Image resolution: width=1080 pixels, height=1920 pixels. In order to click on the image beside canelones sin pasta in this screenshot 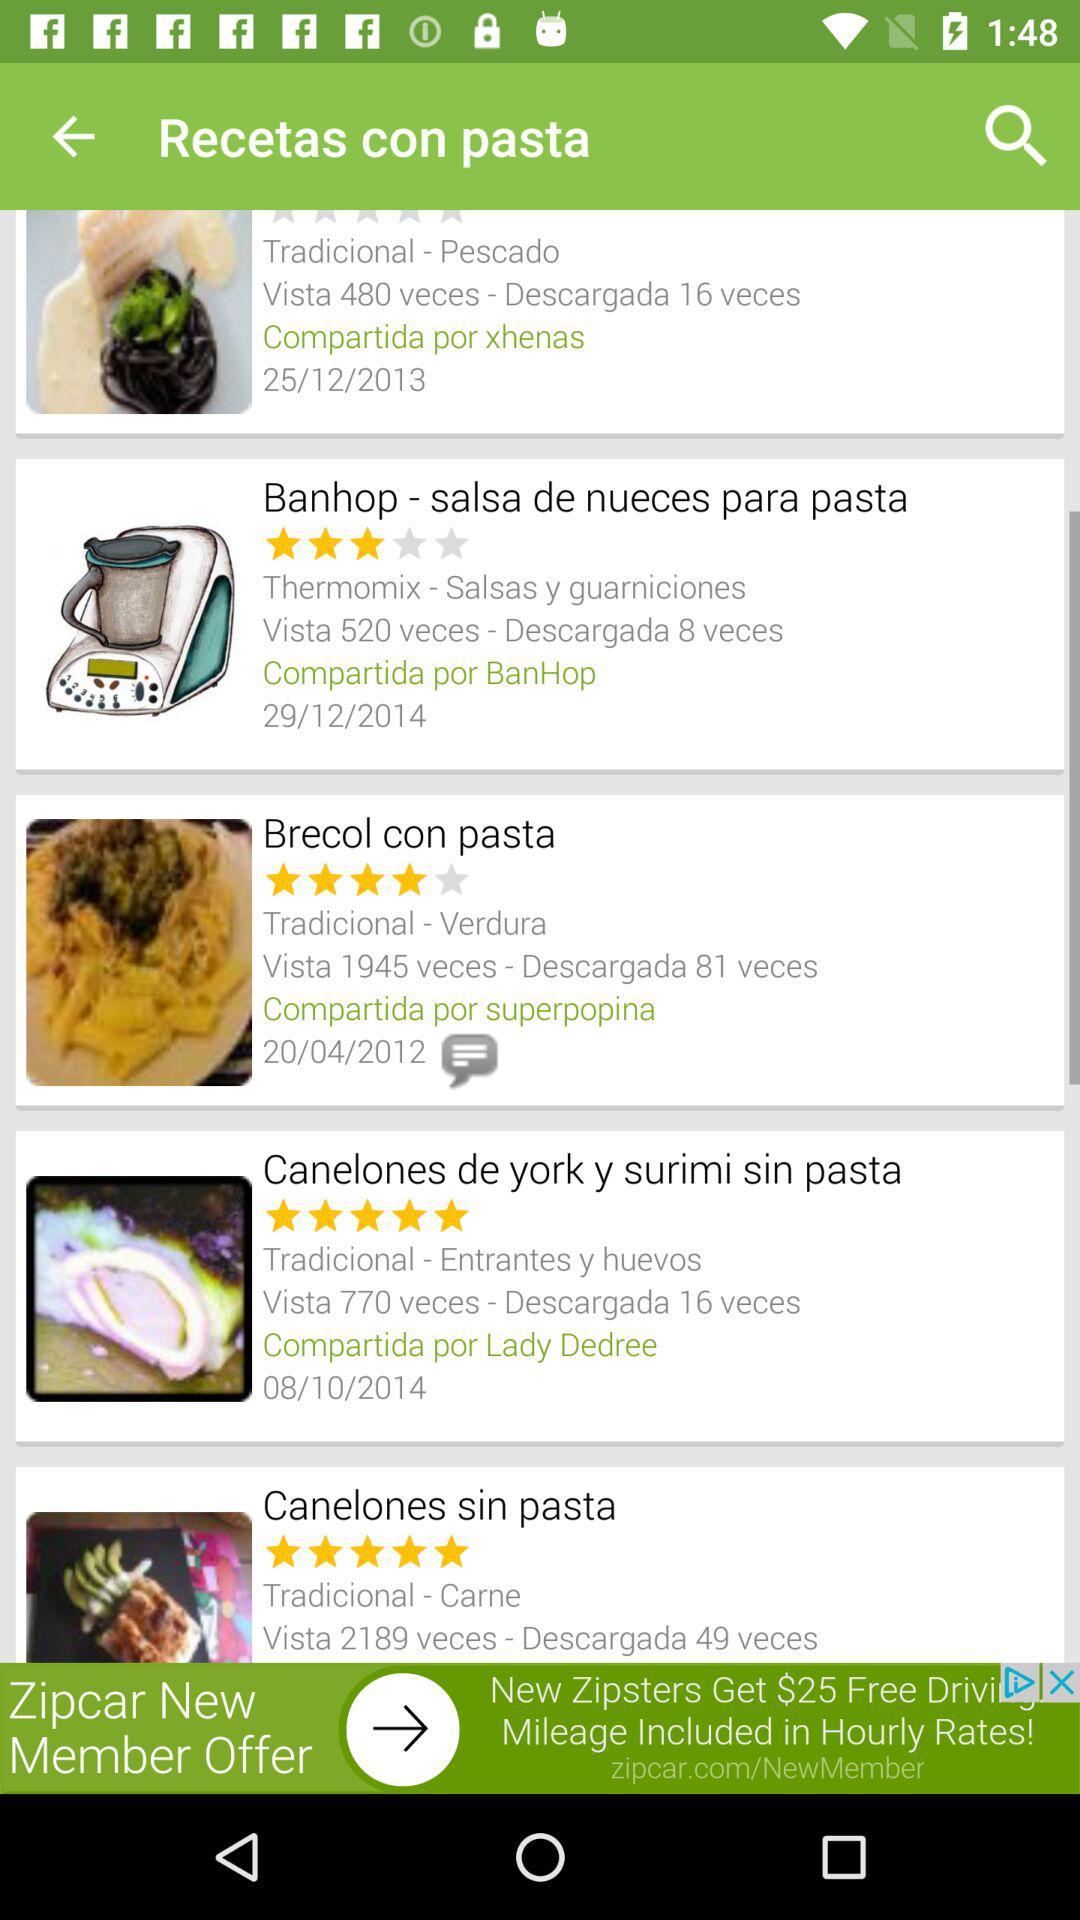, I will do `click(137, 1586)`.